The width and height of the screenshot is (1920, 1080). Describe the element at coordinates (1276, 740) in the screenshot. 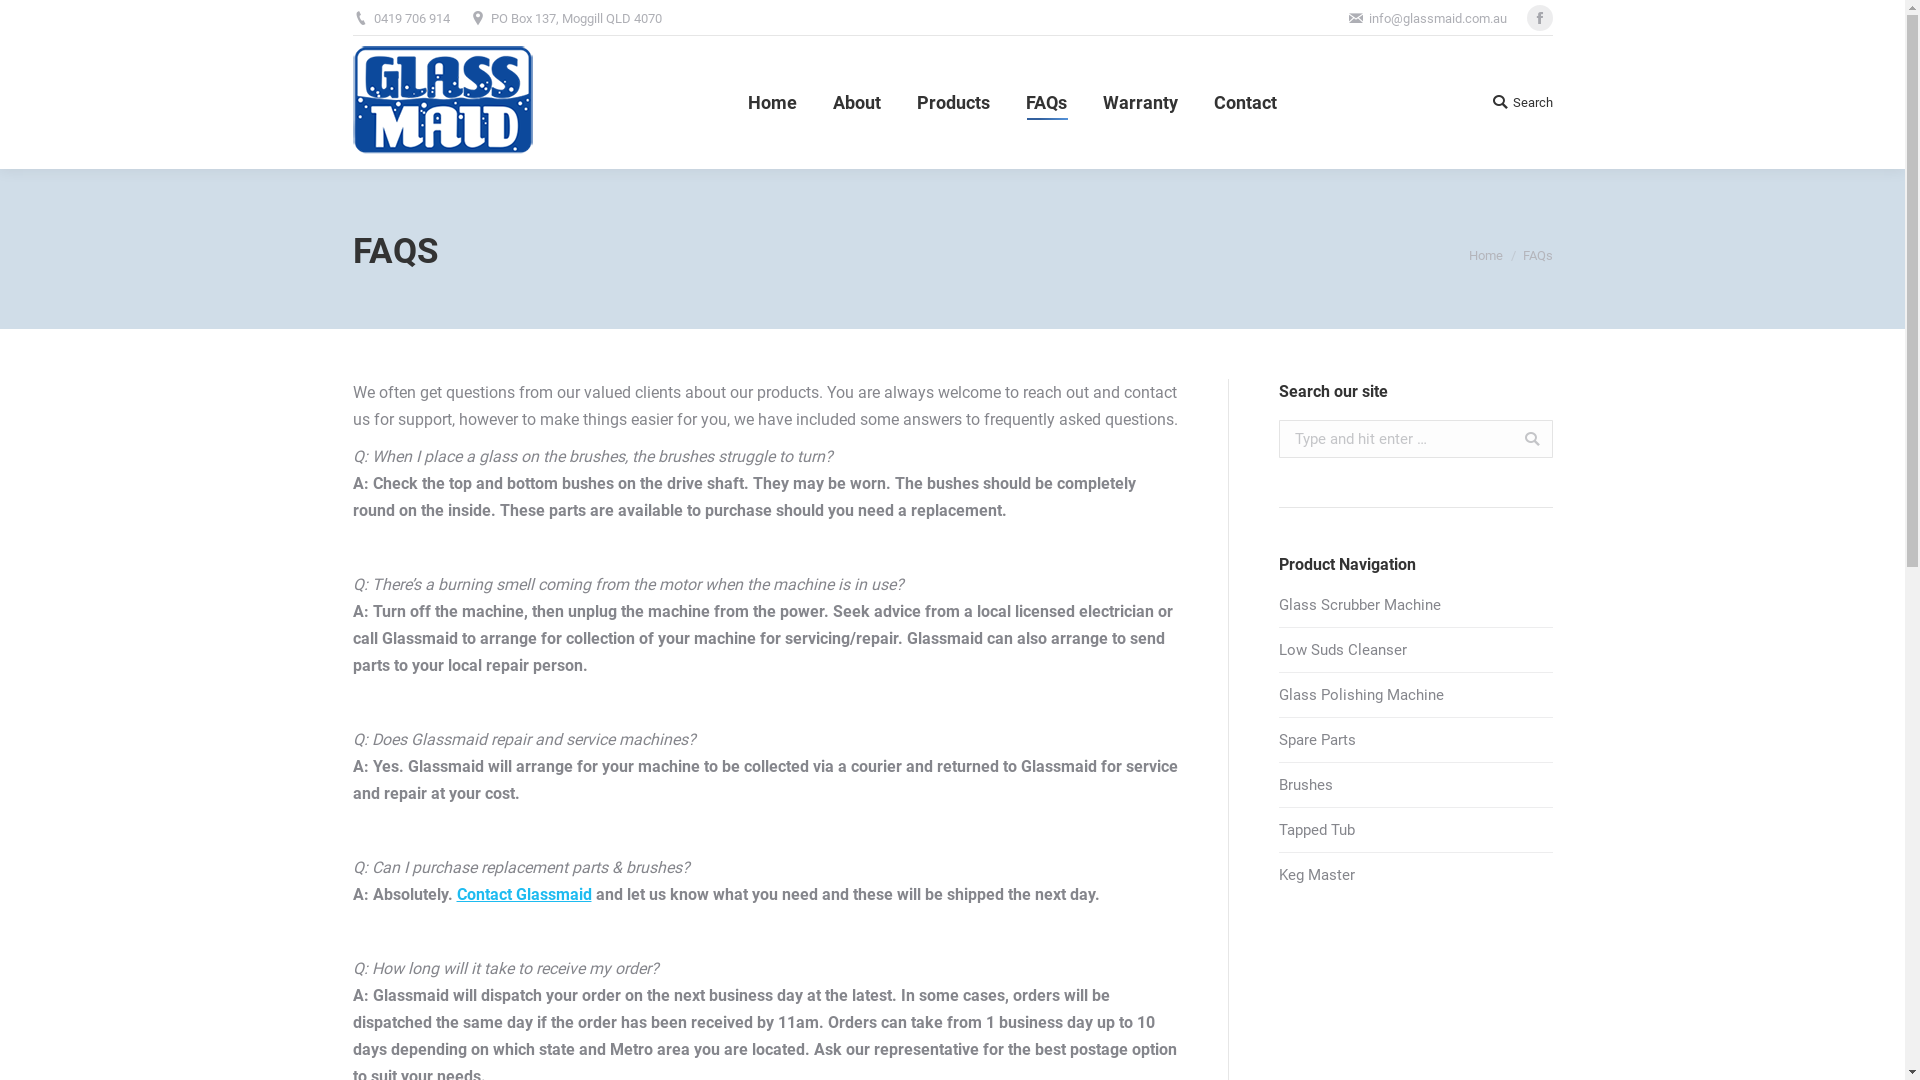

I see `'Spare Parts'` at that location.